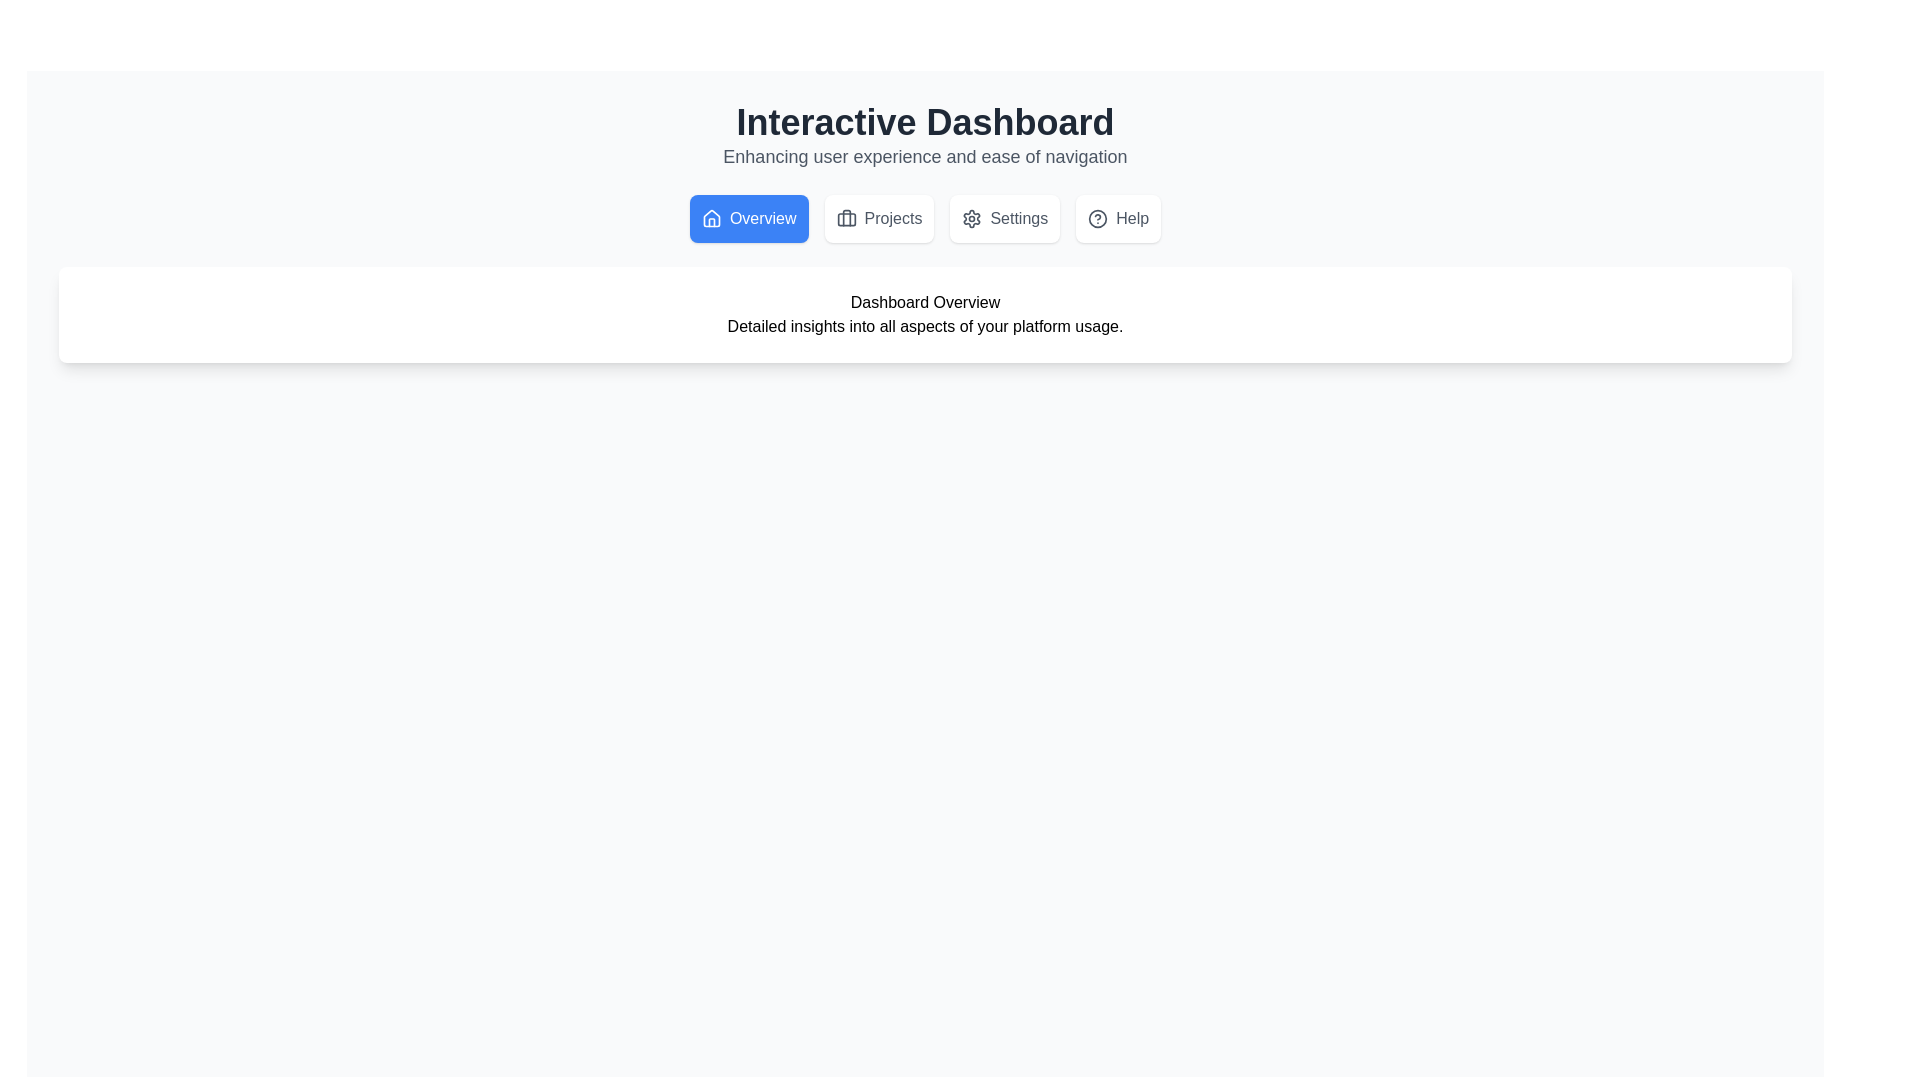 The height and width of the screenshot is (1080, 1920). I want to click on the static text label providing descriptive information below the 'Dashboard Overview' heading, so click(924, 326).